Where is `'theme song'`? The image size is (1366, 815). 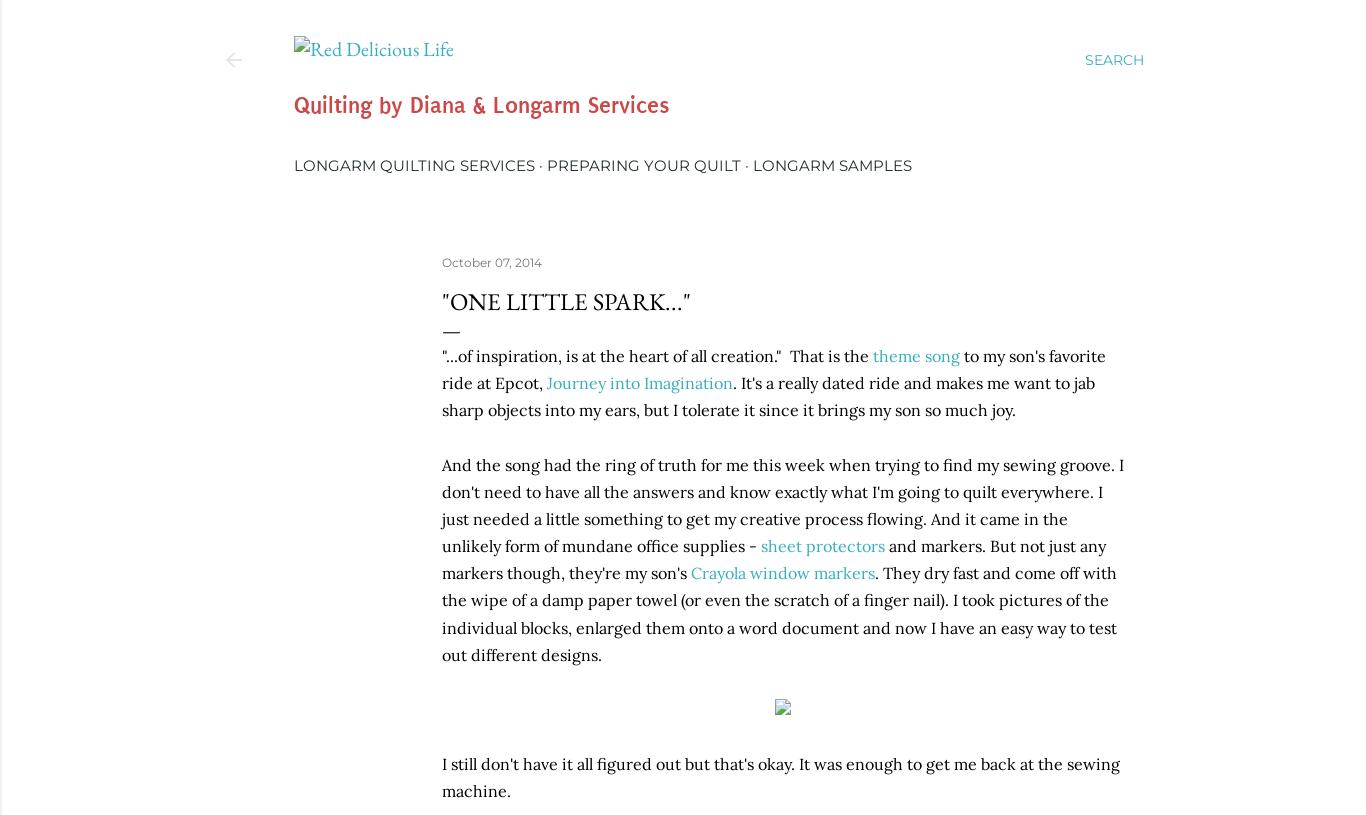
'theme song' is located at coordinates (916, 354).